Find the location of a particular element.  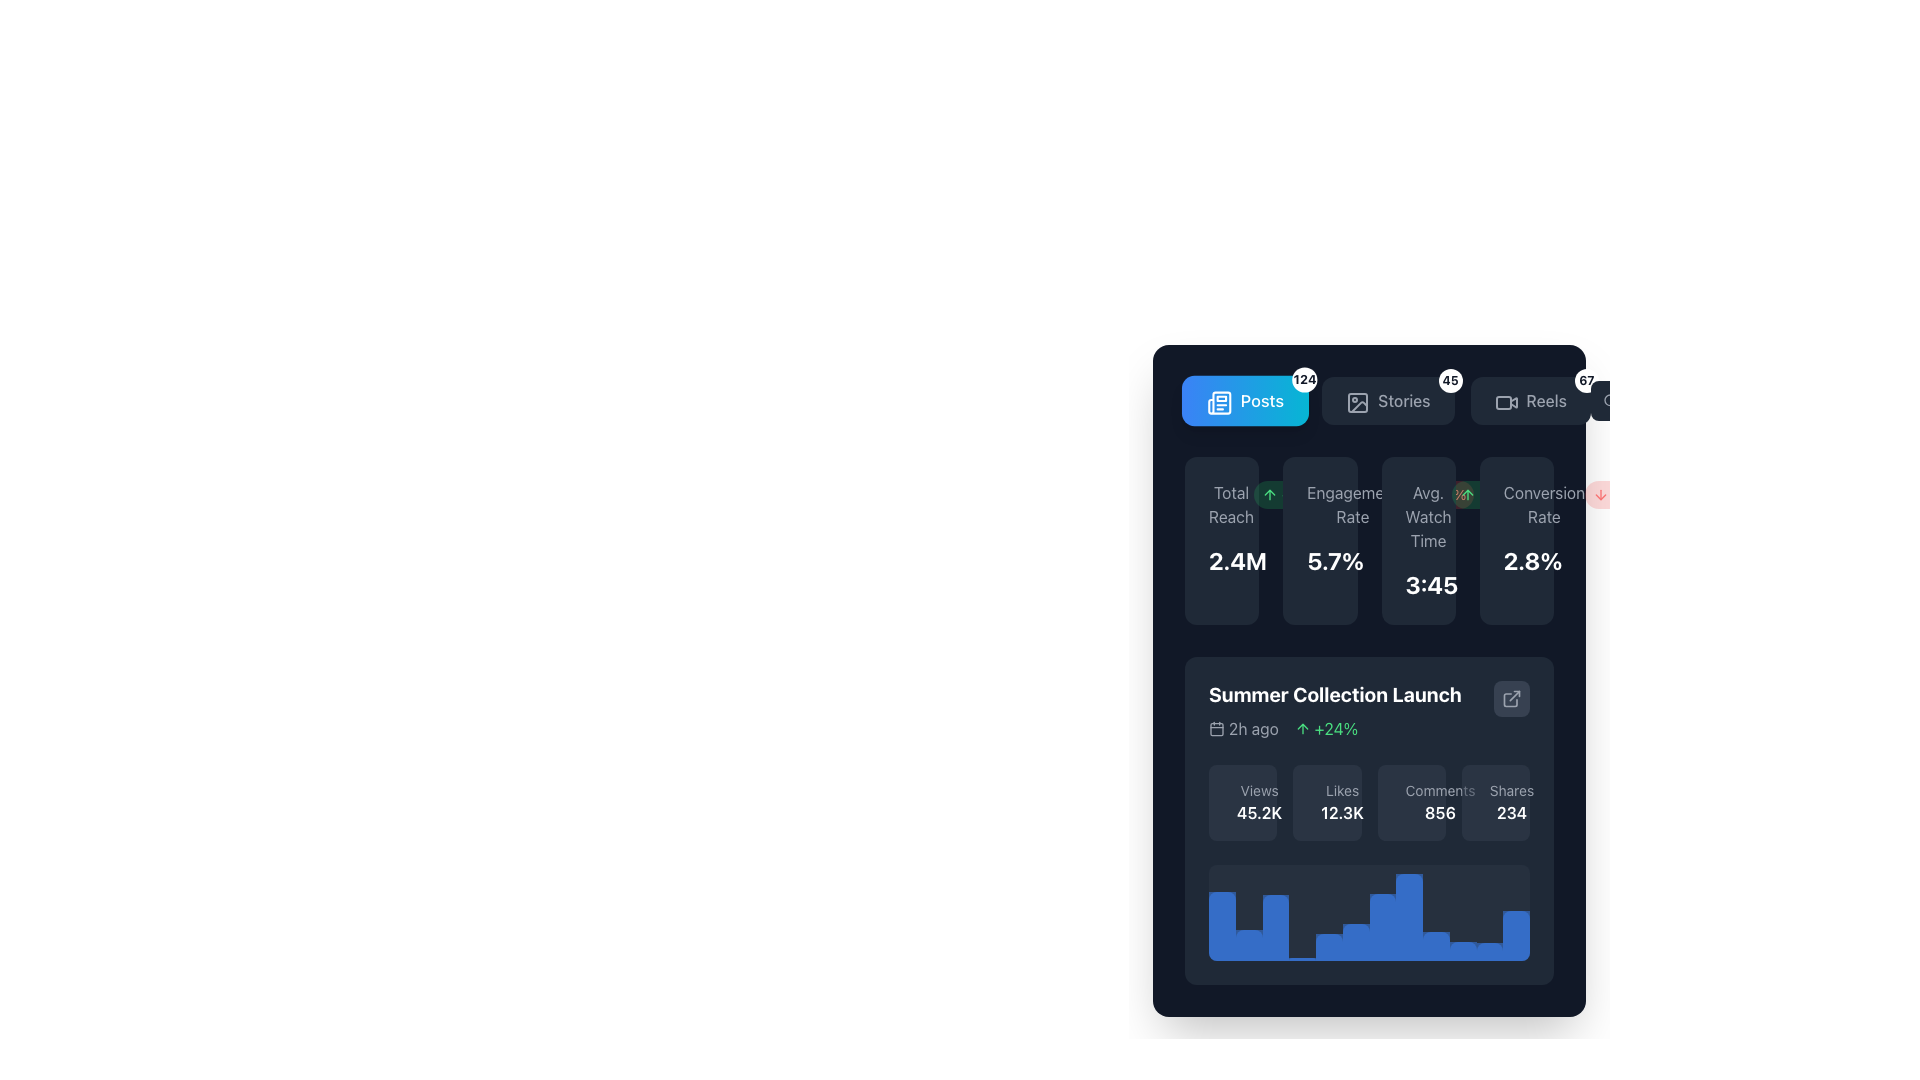

the newspaper icon located in the 'Posts' navigation tab, which is displayed within a blue button with rounded edges is located at coordinates (1218, 403).